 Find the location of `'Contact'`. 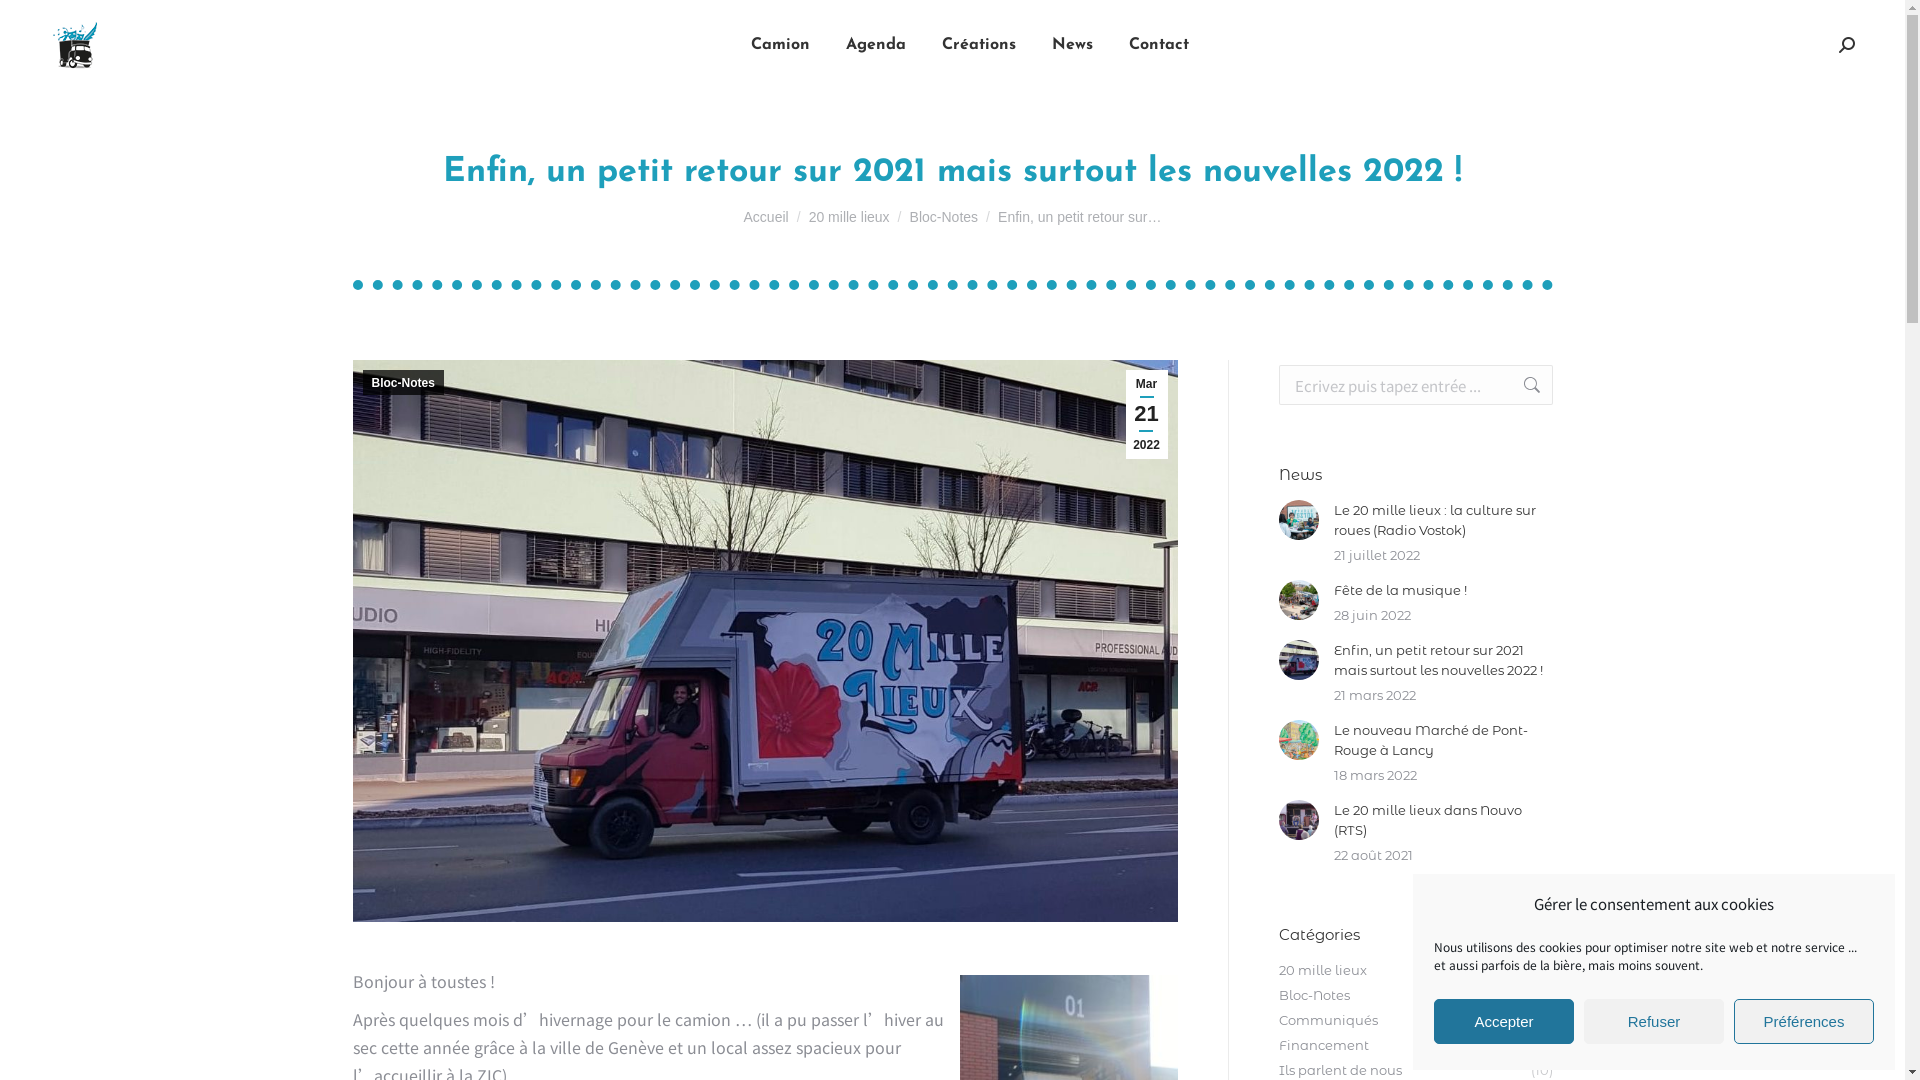

'Contact' is located at coordinates (1157, 45).